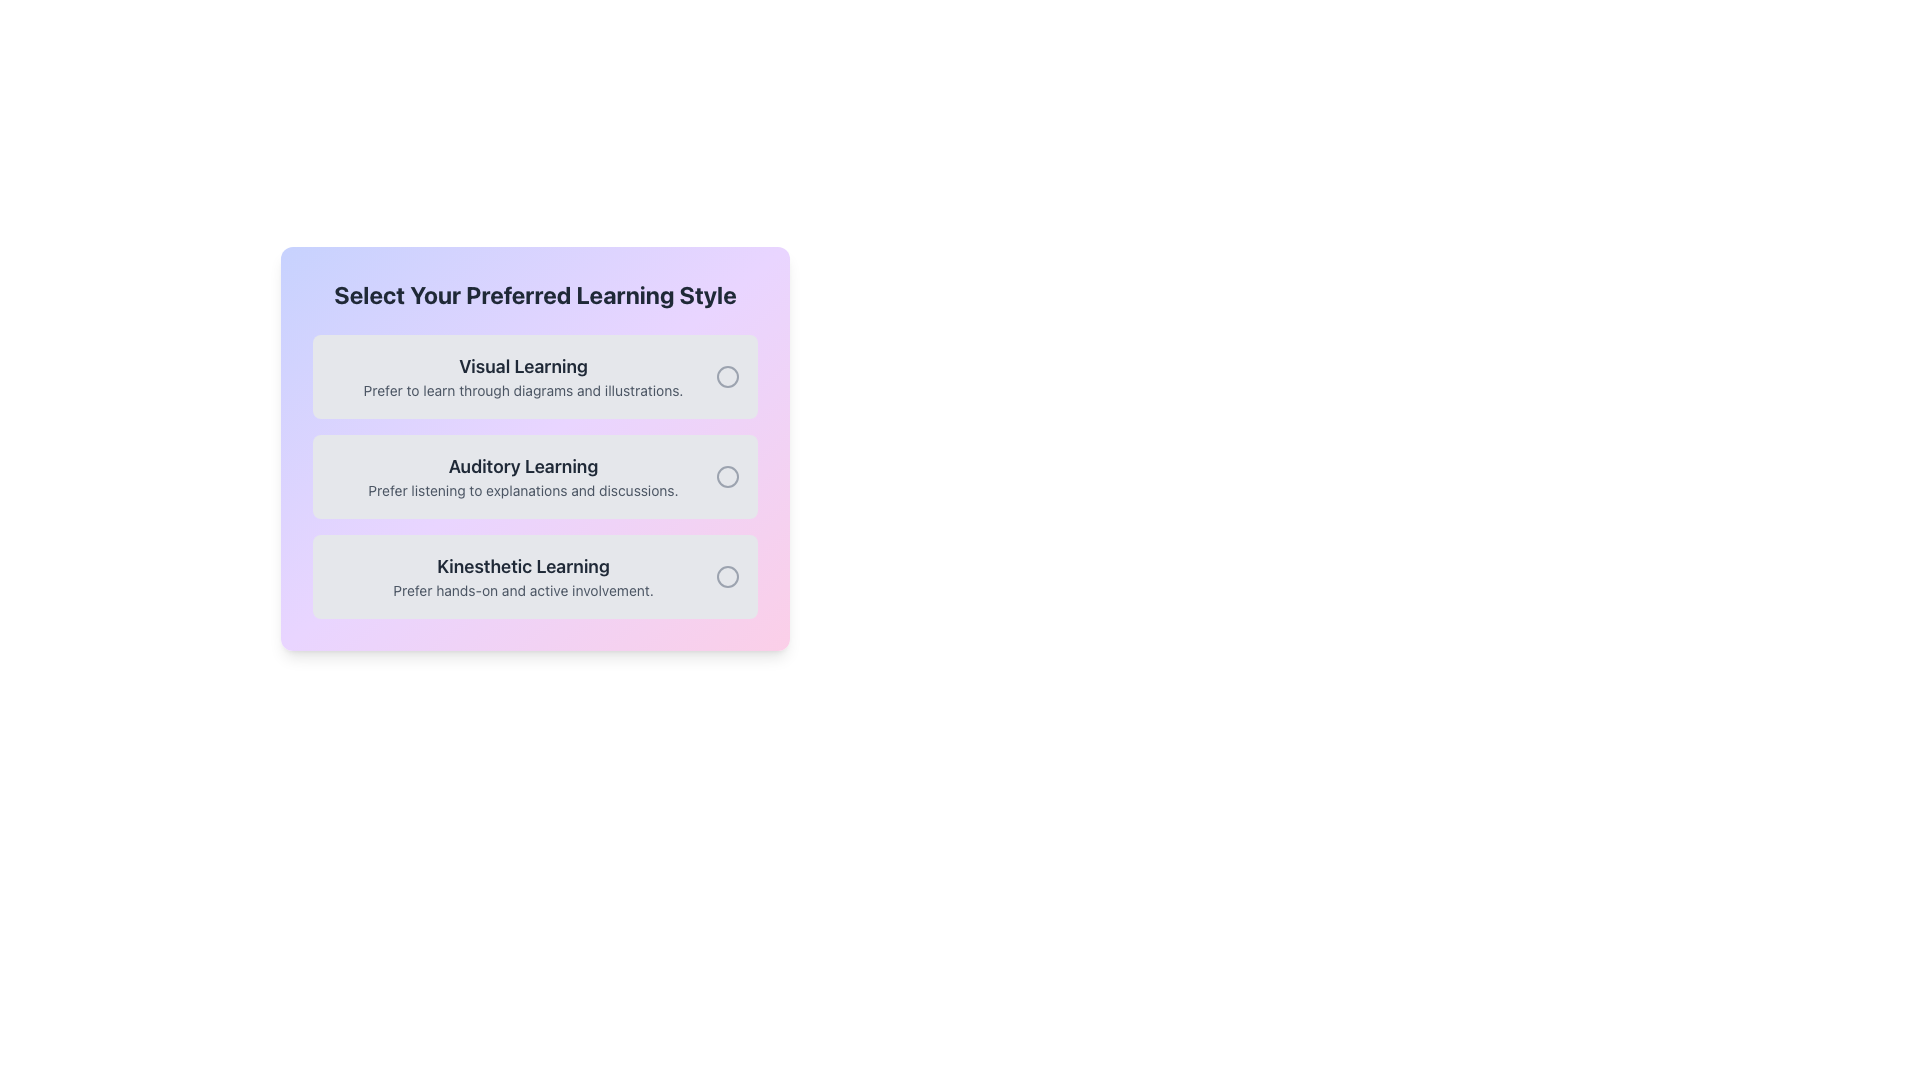 This screenshot has height=1080, width=1920. What do you see at coordinates (727, 477) in the screenshot?
I see `the 'Auditory Learning' radio button` at bounding box center [727, 477].